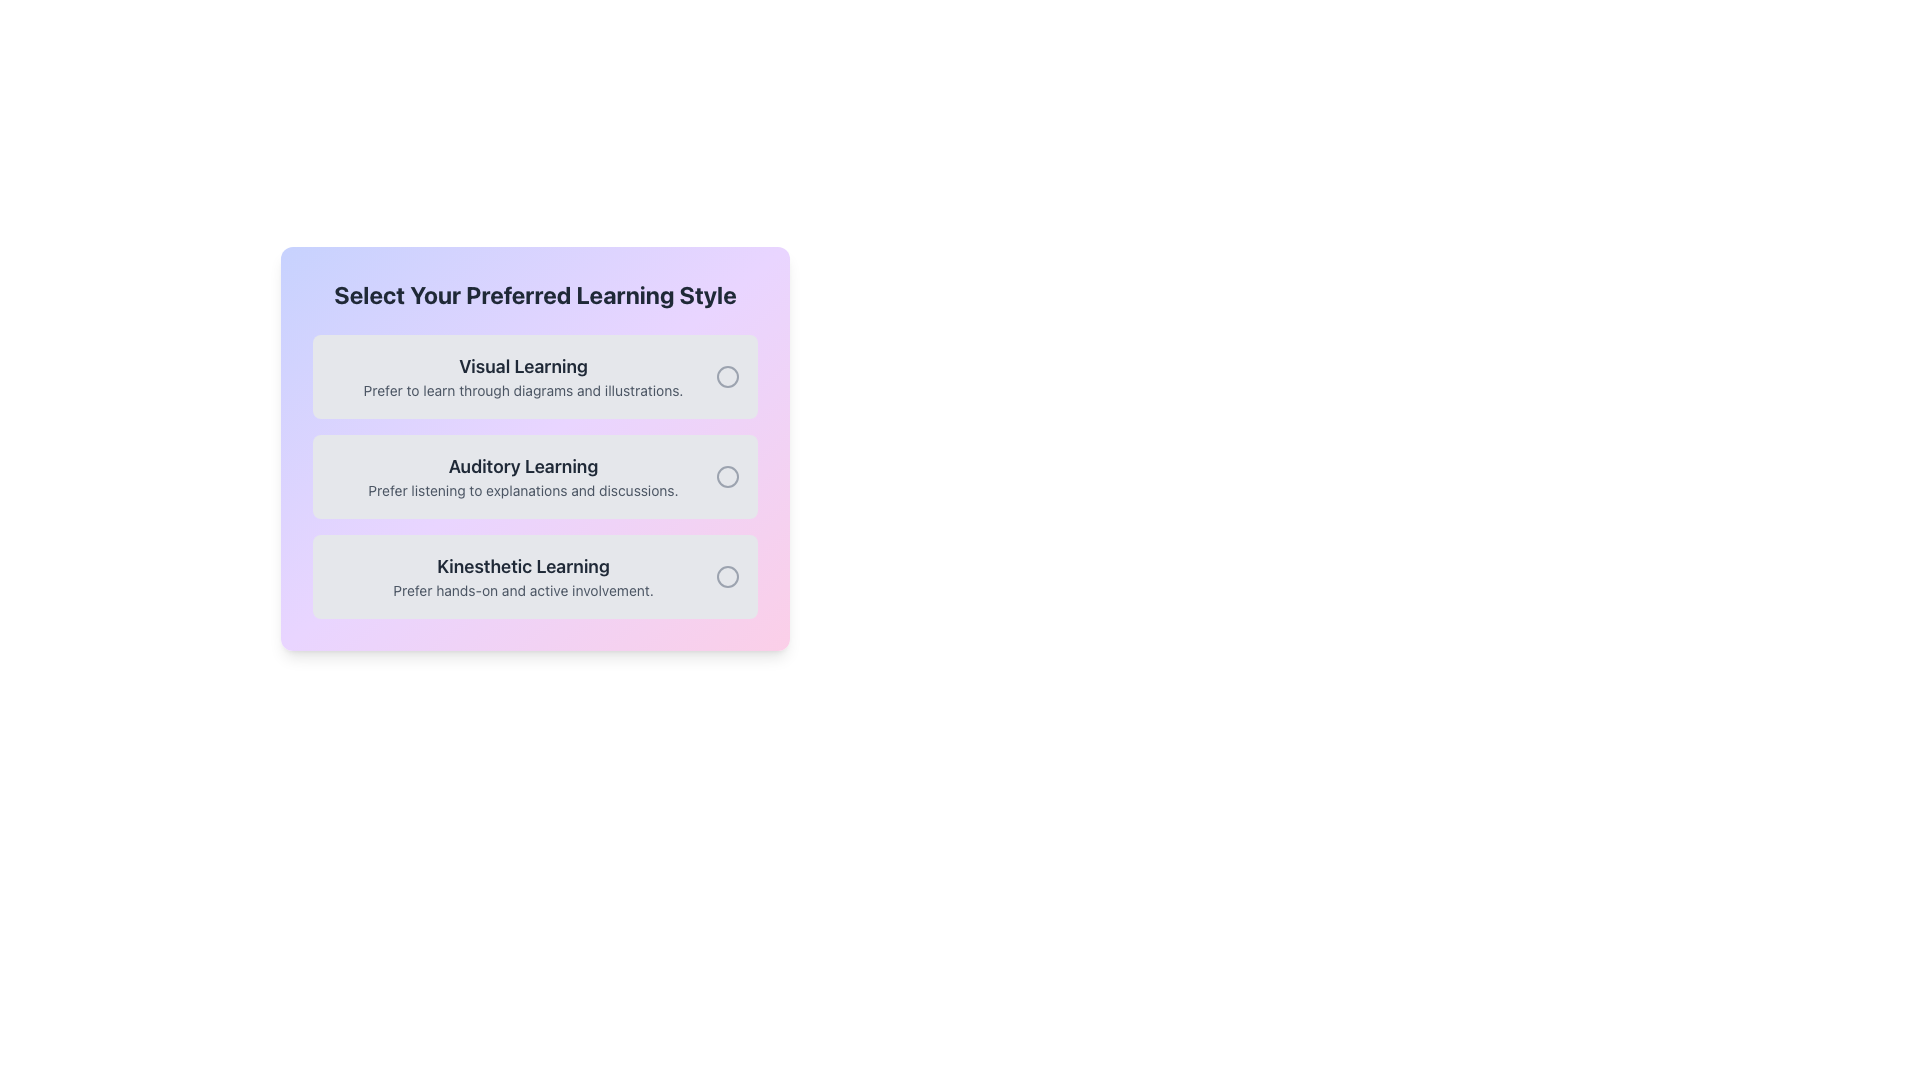 This screenshot has height=1080, width=1920. What do you see at coordinates (727, 477) in the screenshot?
I see `the 'Auditory Learning' radio button` at bounding box center [727, 477].